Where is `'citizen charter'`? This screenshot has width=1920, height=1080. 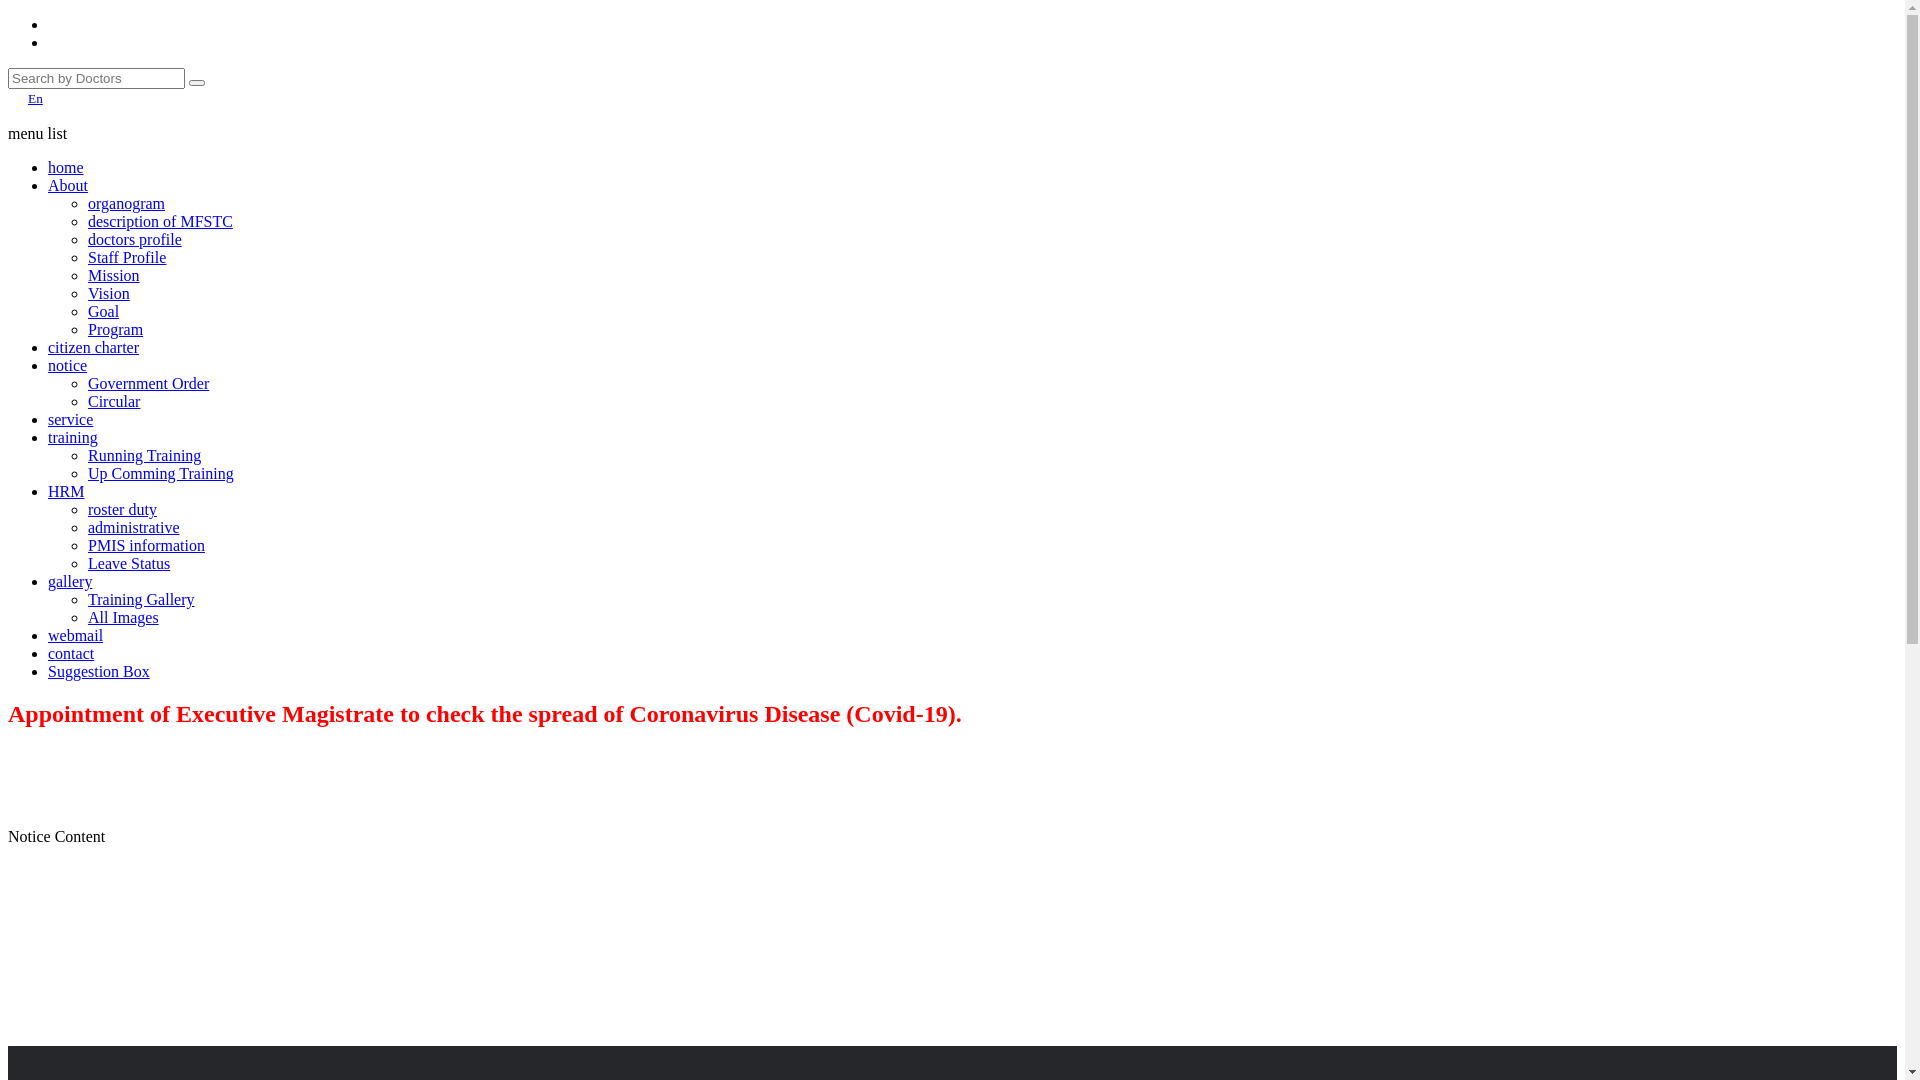 'citizen charter' is located at coordinates (92, 346).